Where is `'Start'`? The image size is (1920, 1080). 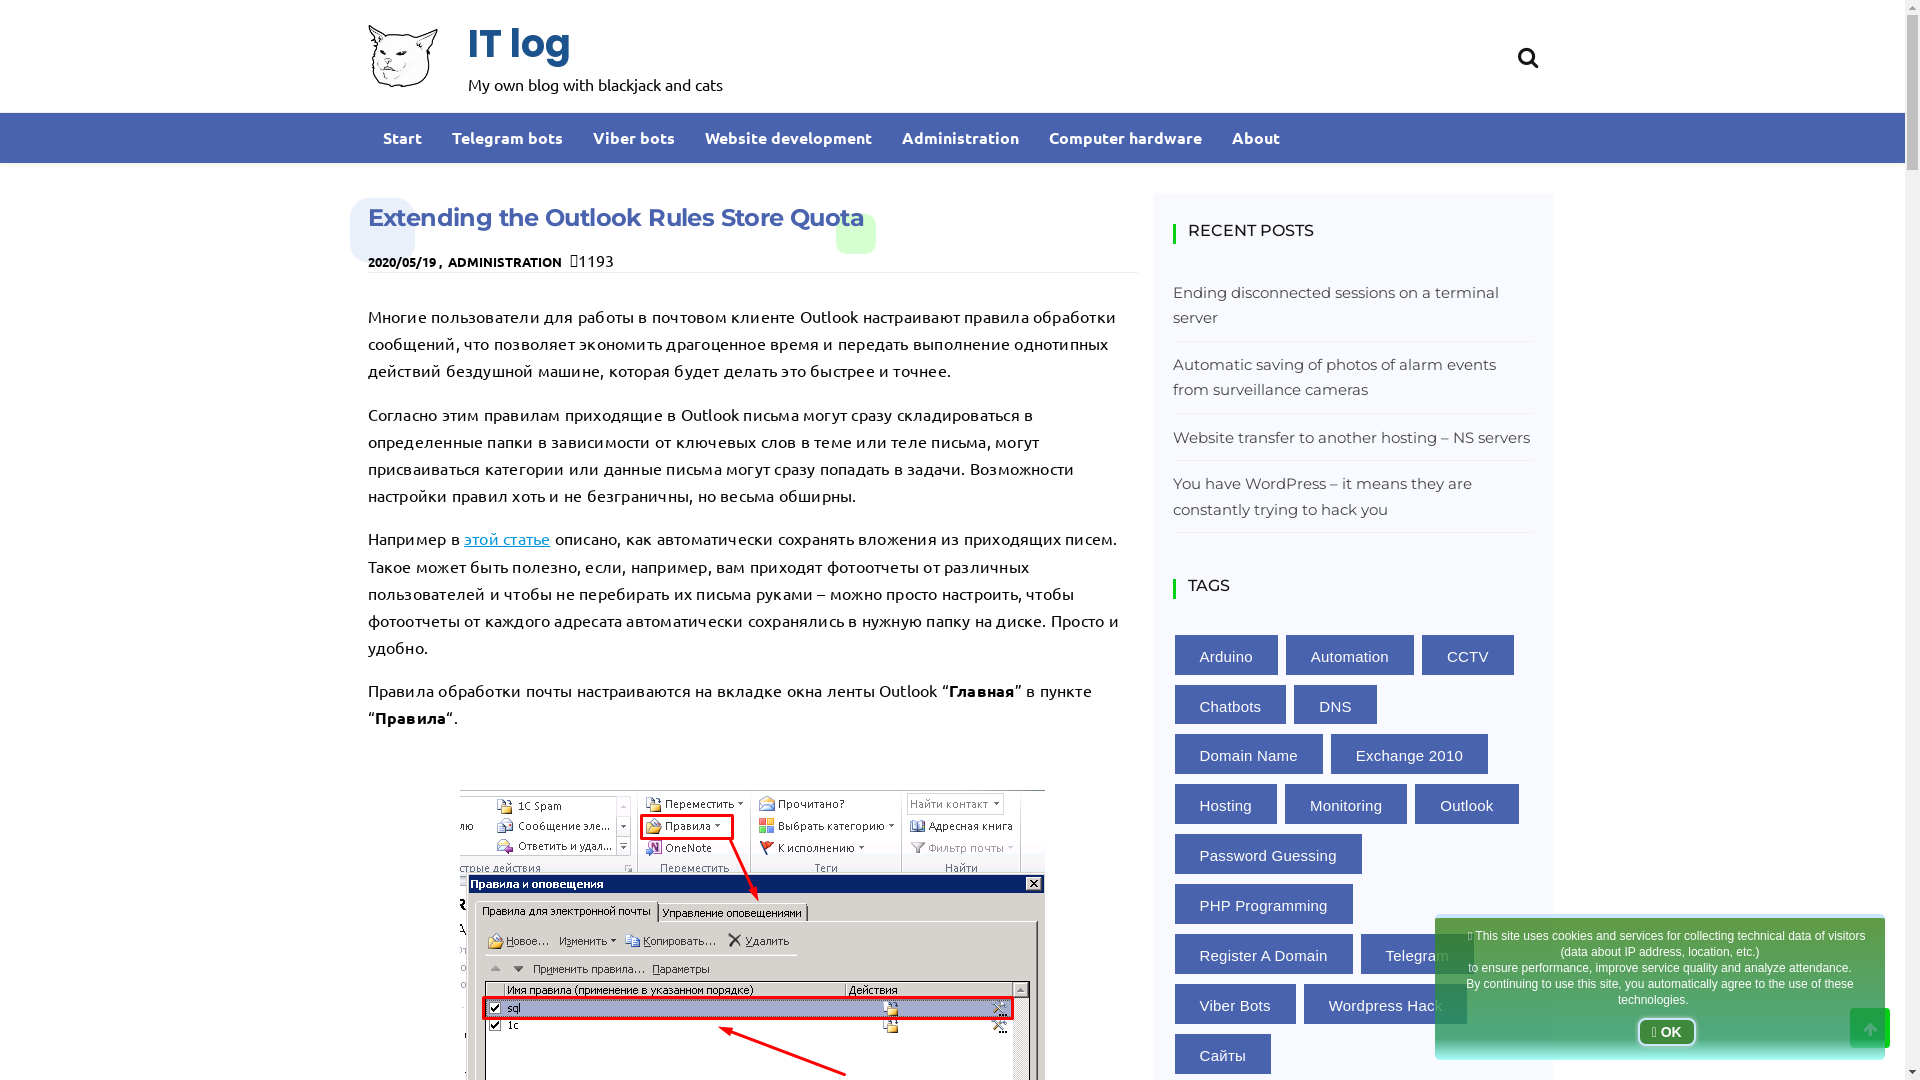 'Start' is located at coordinates (401, 137).